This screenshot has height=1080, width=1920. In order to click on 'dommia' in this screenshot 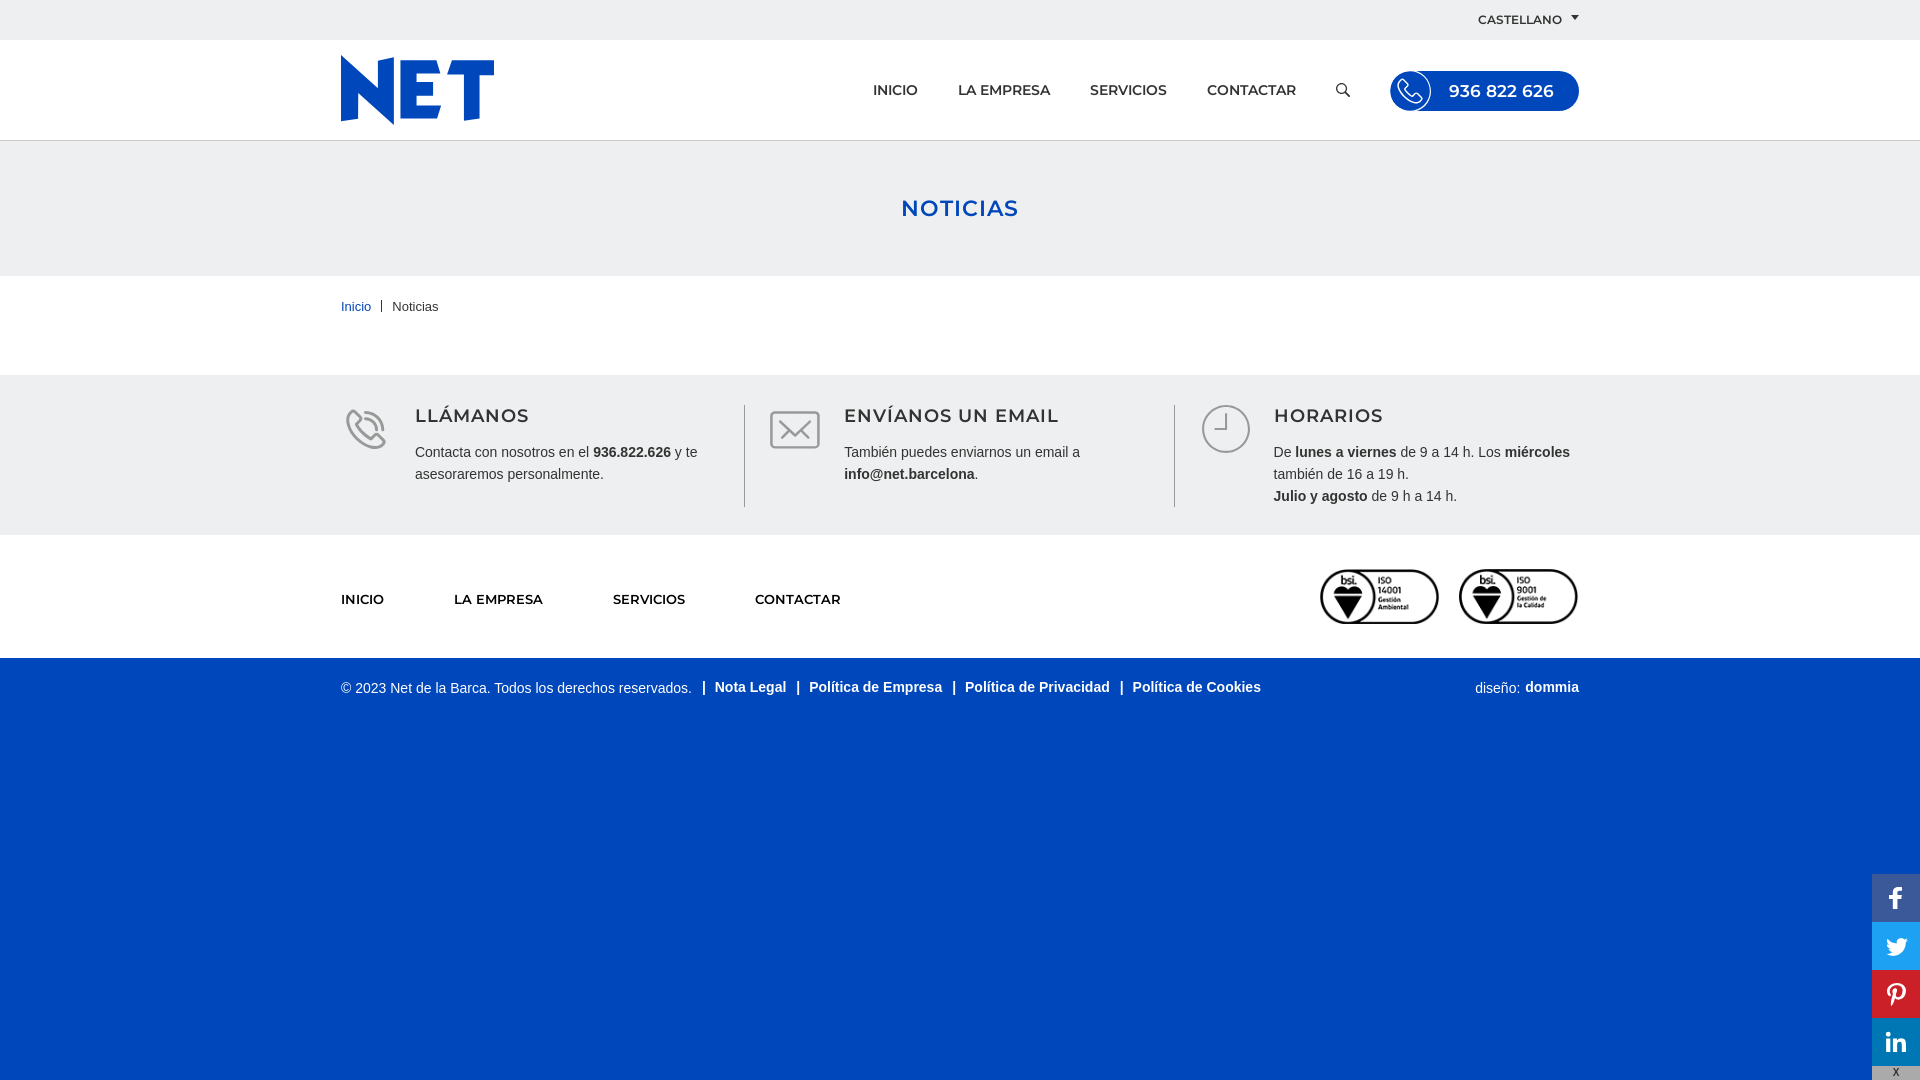, I will do `click(1550, 686)`.